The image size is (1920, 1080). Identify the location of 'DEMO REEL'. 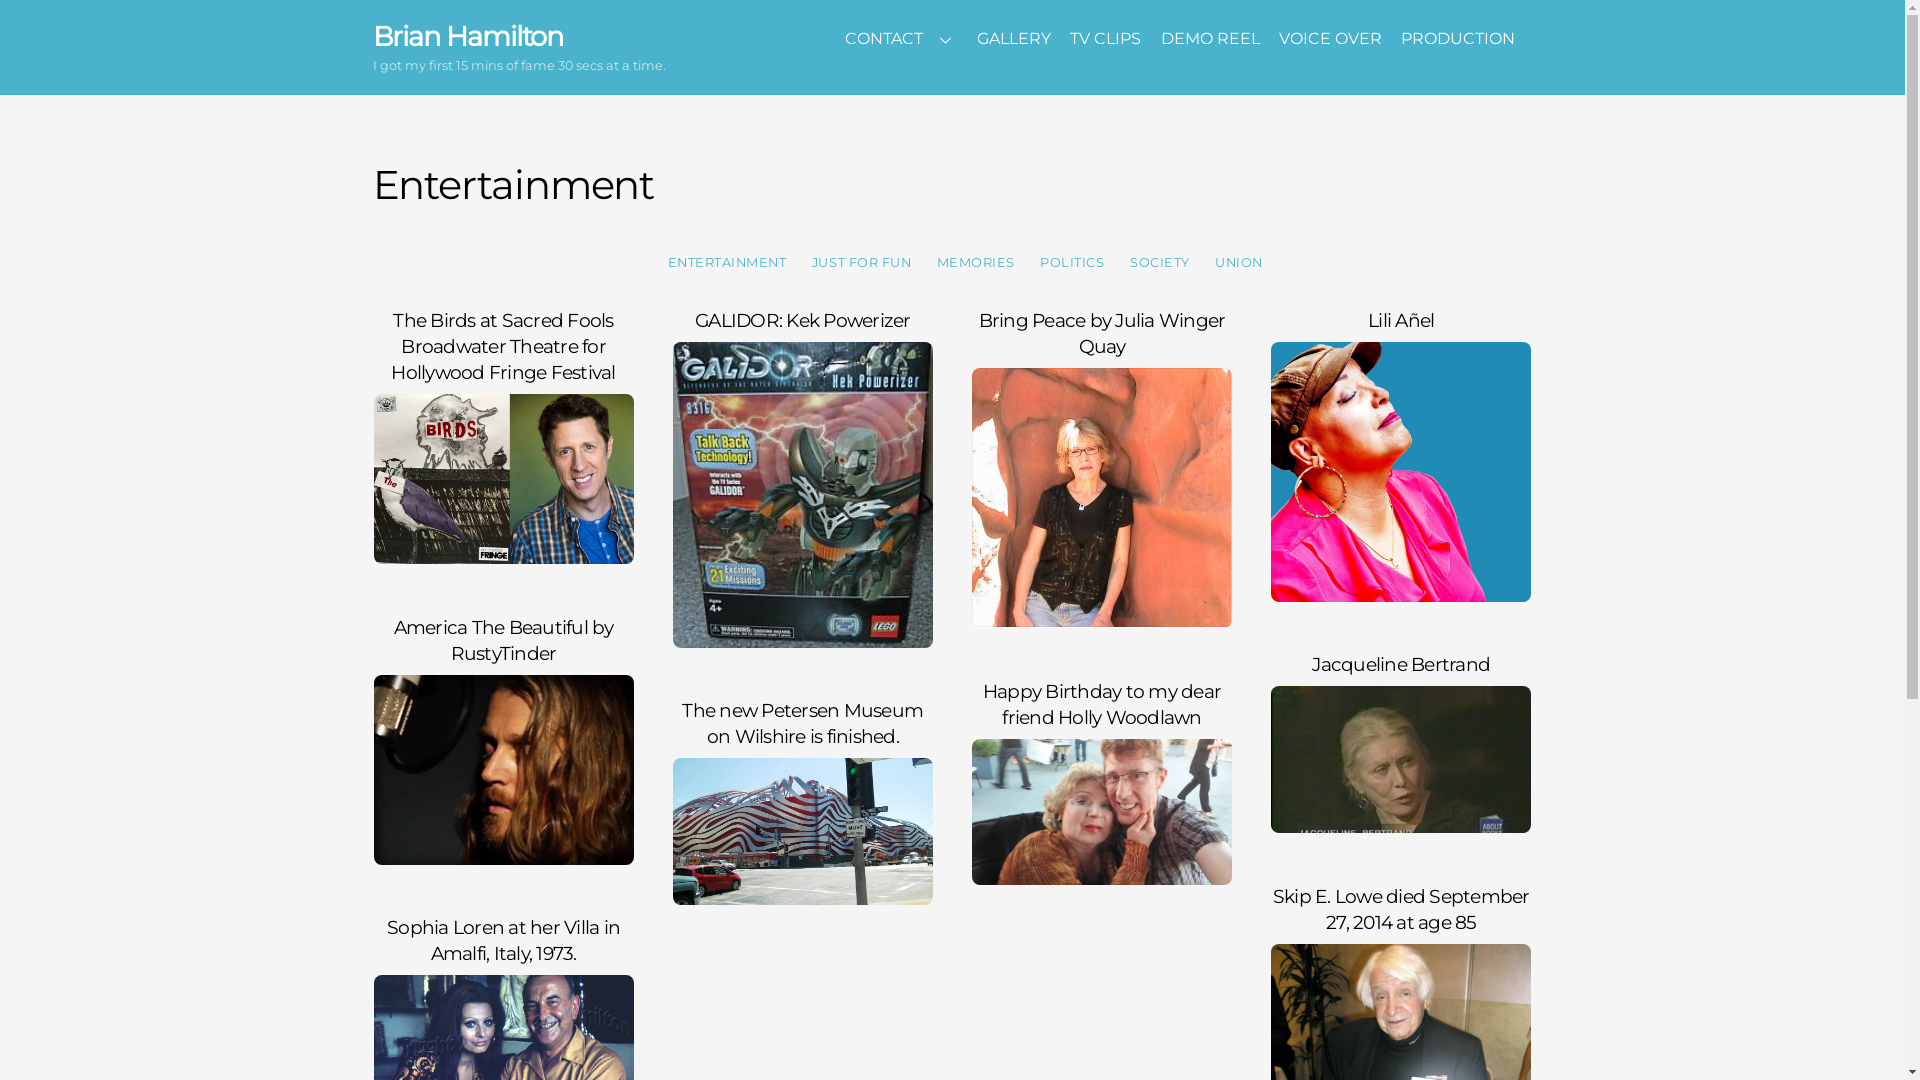
(1208, 38).